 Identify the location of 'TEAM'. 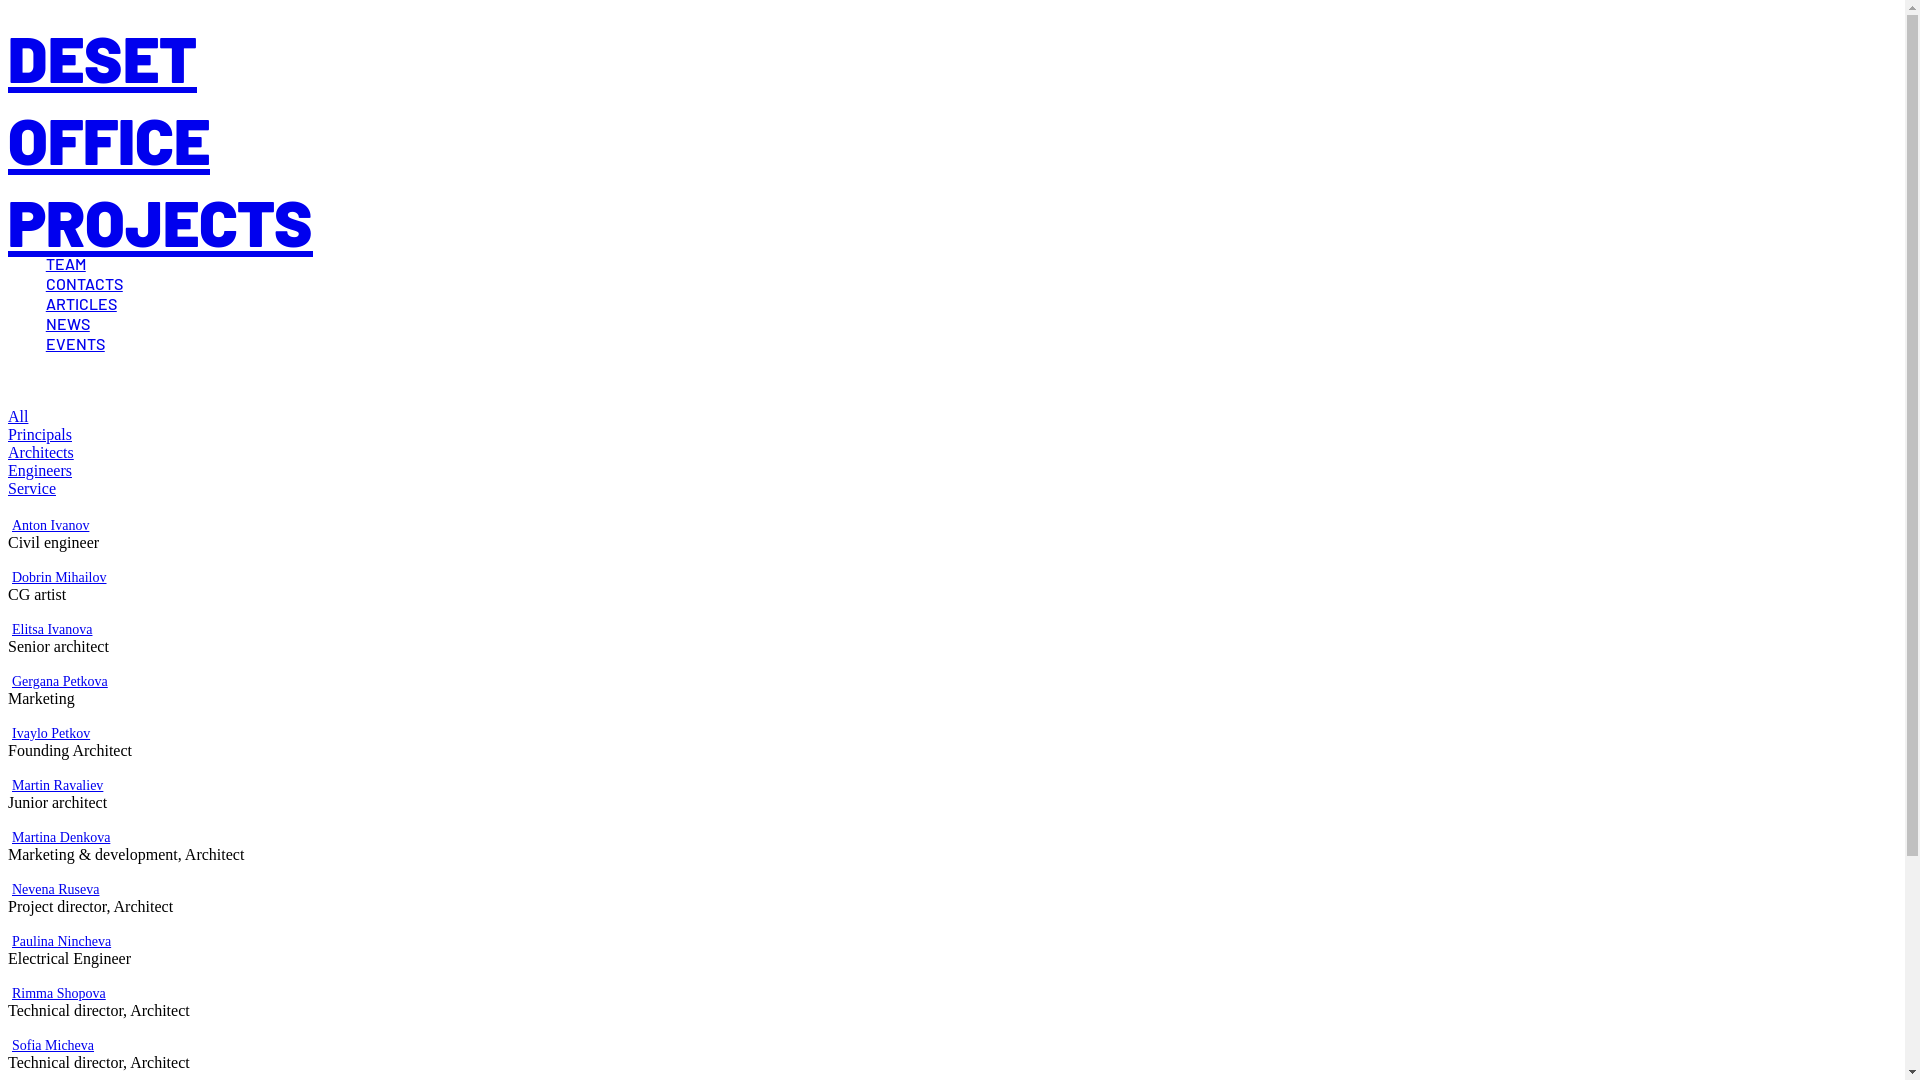
(66, 262).